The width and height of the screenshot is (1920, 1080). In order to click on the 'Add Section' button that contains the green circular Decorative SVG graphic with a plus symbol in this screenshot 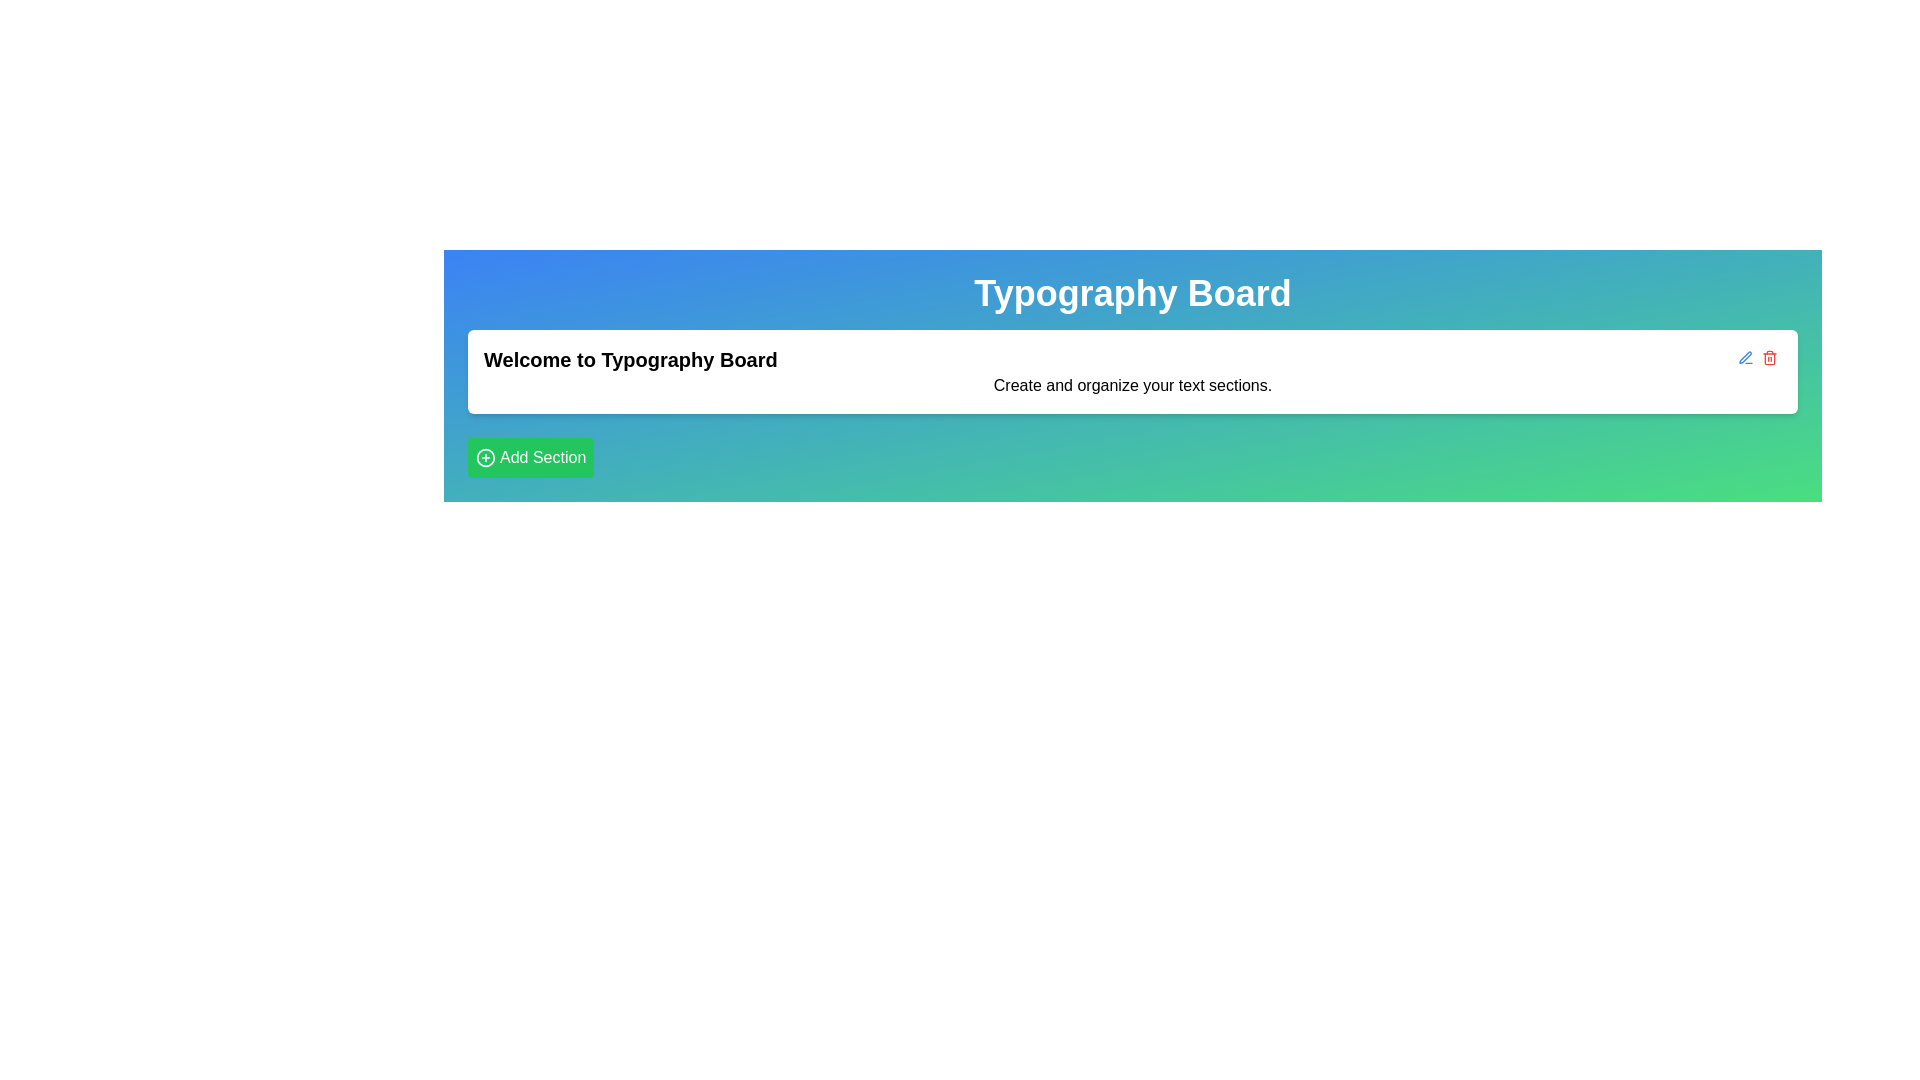, I will do `click(485, 458)`.